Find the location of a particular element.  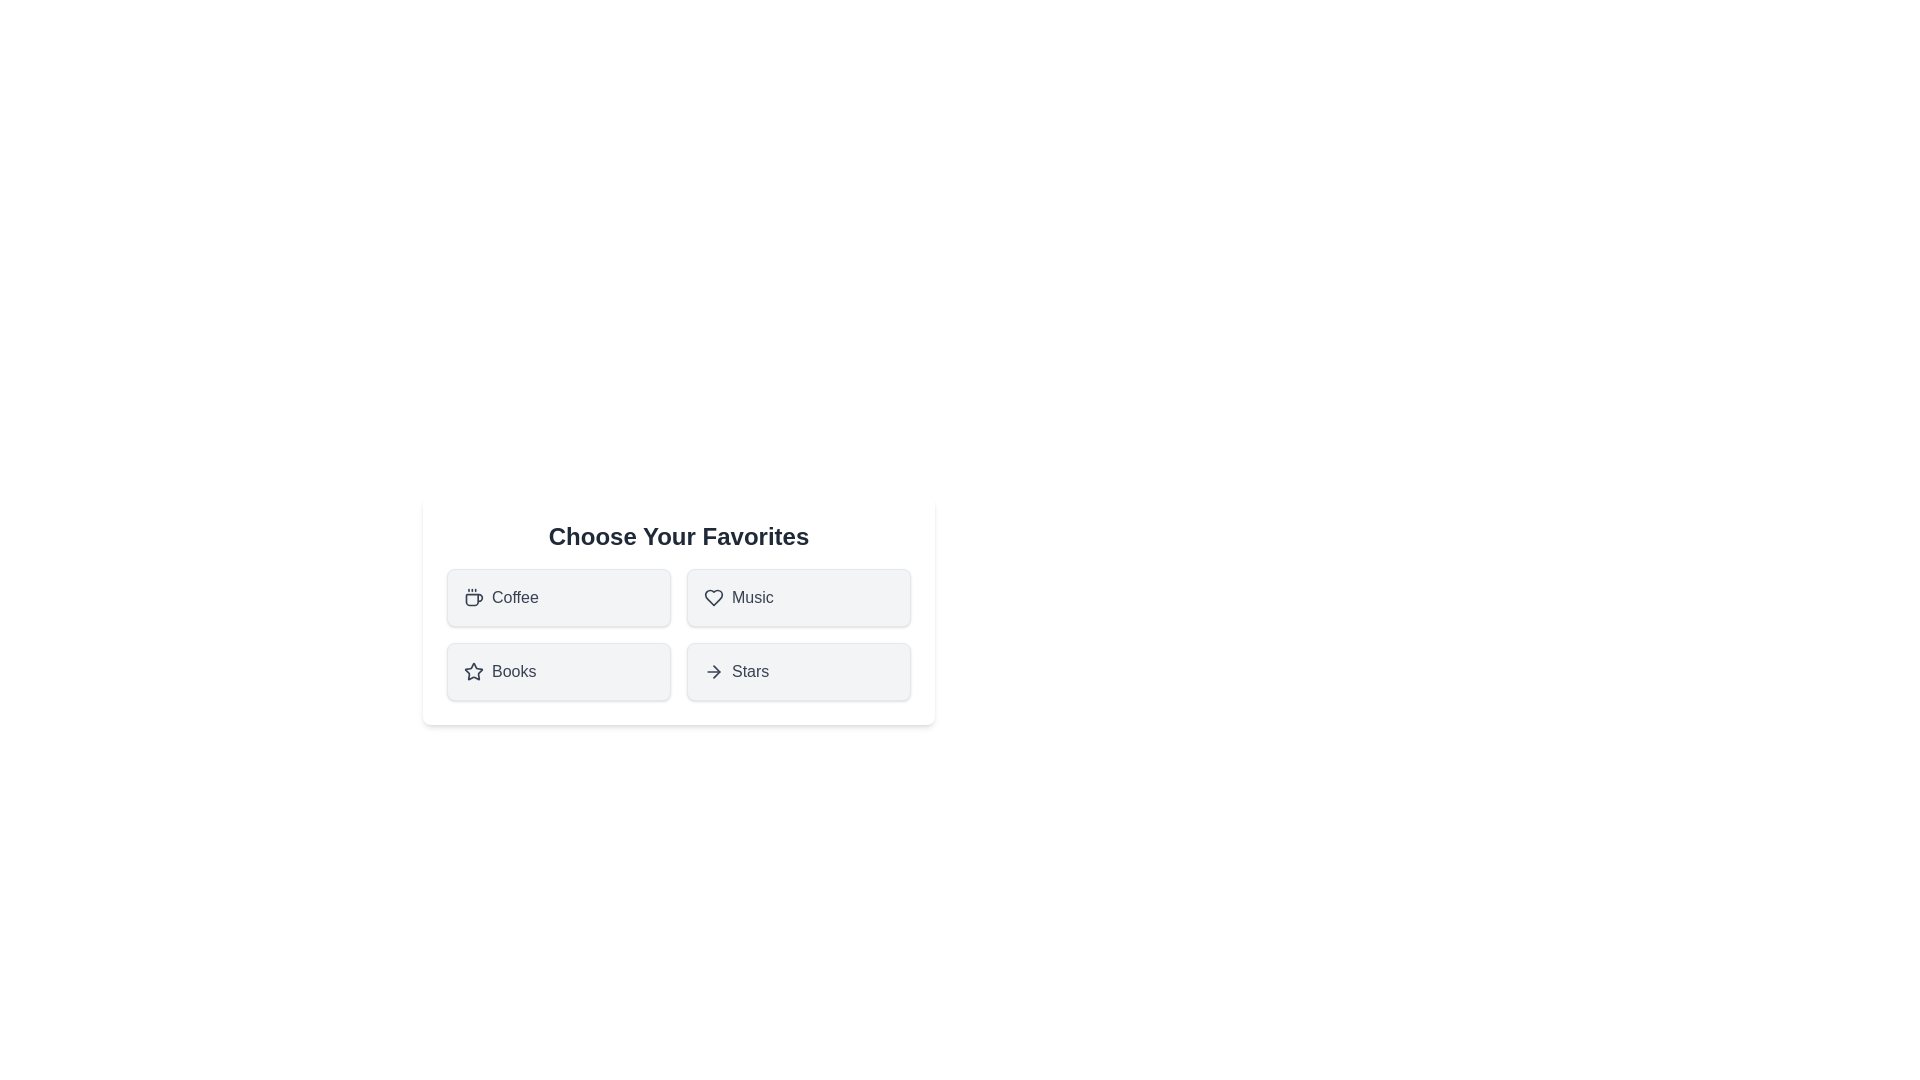

the arrow icon located at the right edge of the 'Stars' button in the bottom-right of the 2x2 grid layout, serving as a visual cue for further interaction is located at coordinates (714, 671).